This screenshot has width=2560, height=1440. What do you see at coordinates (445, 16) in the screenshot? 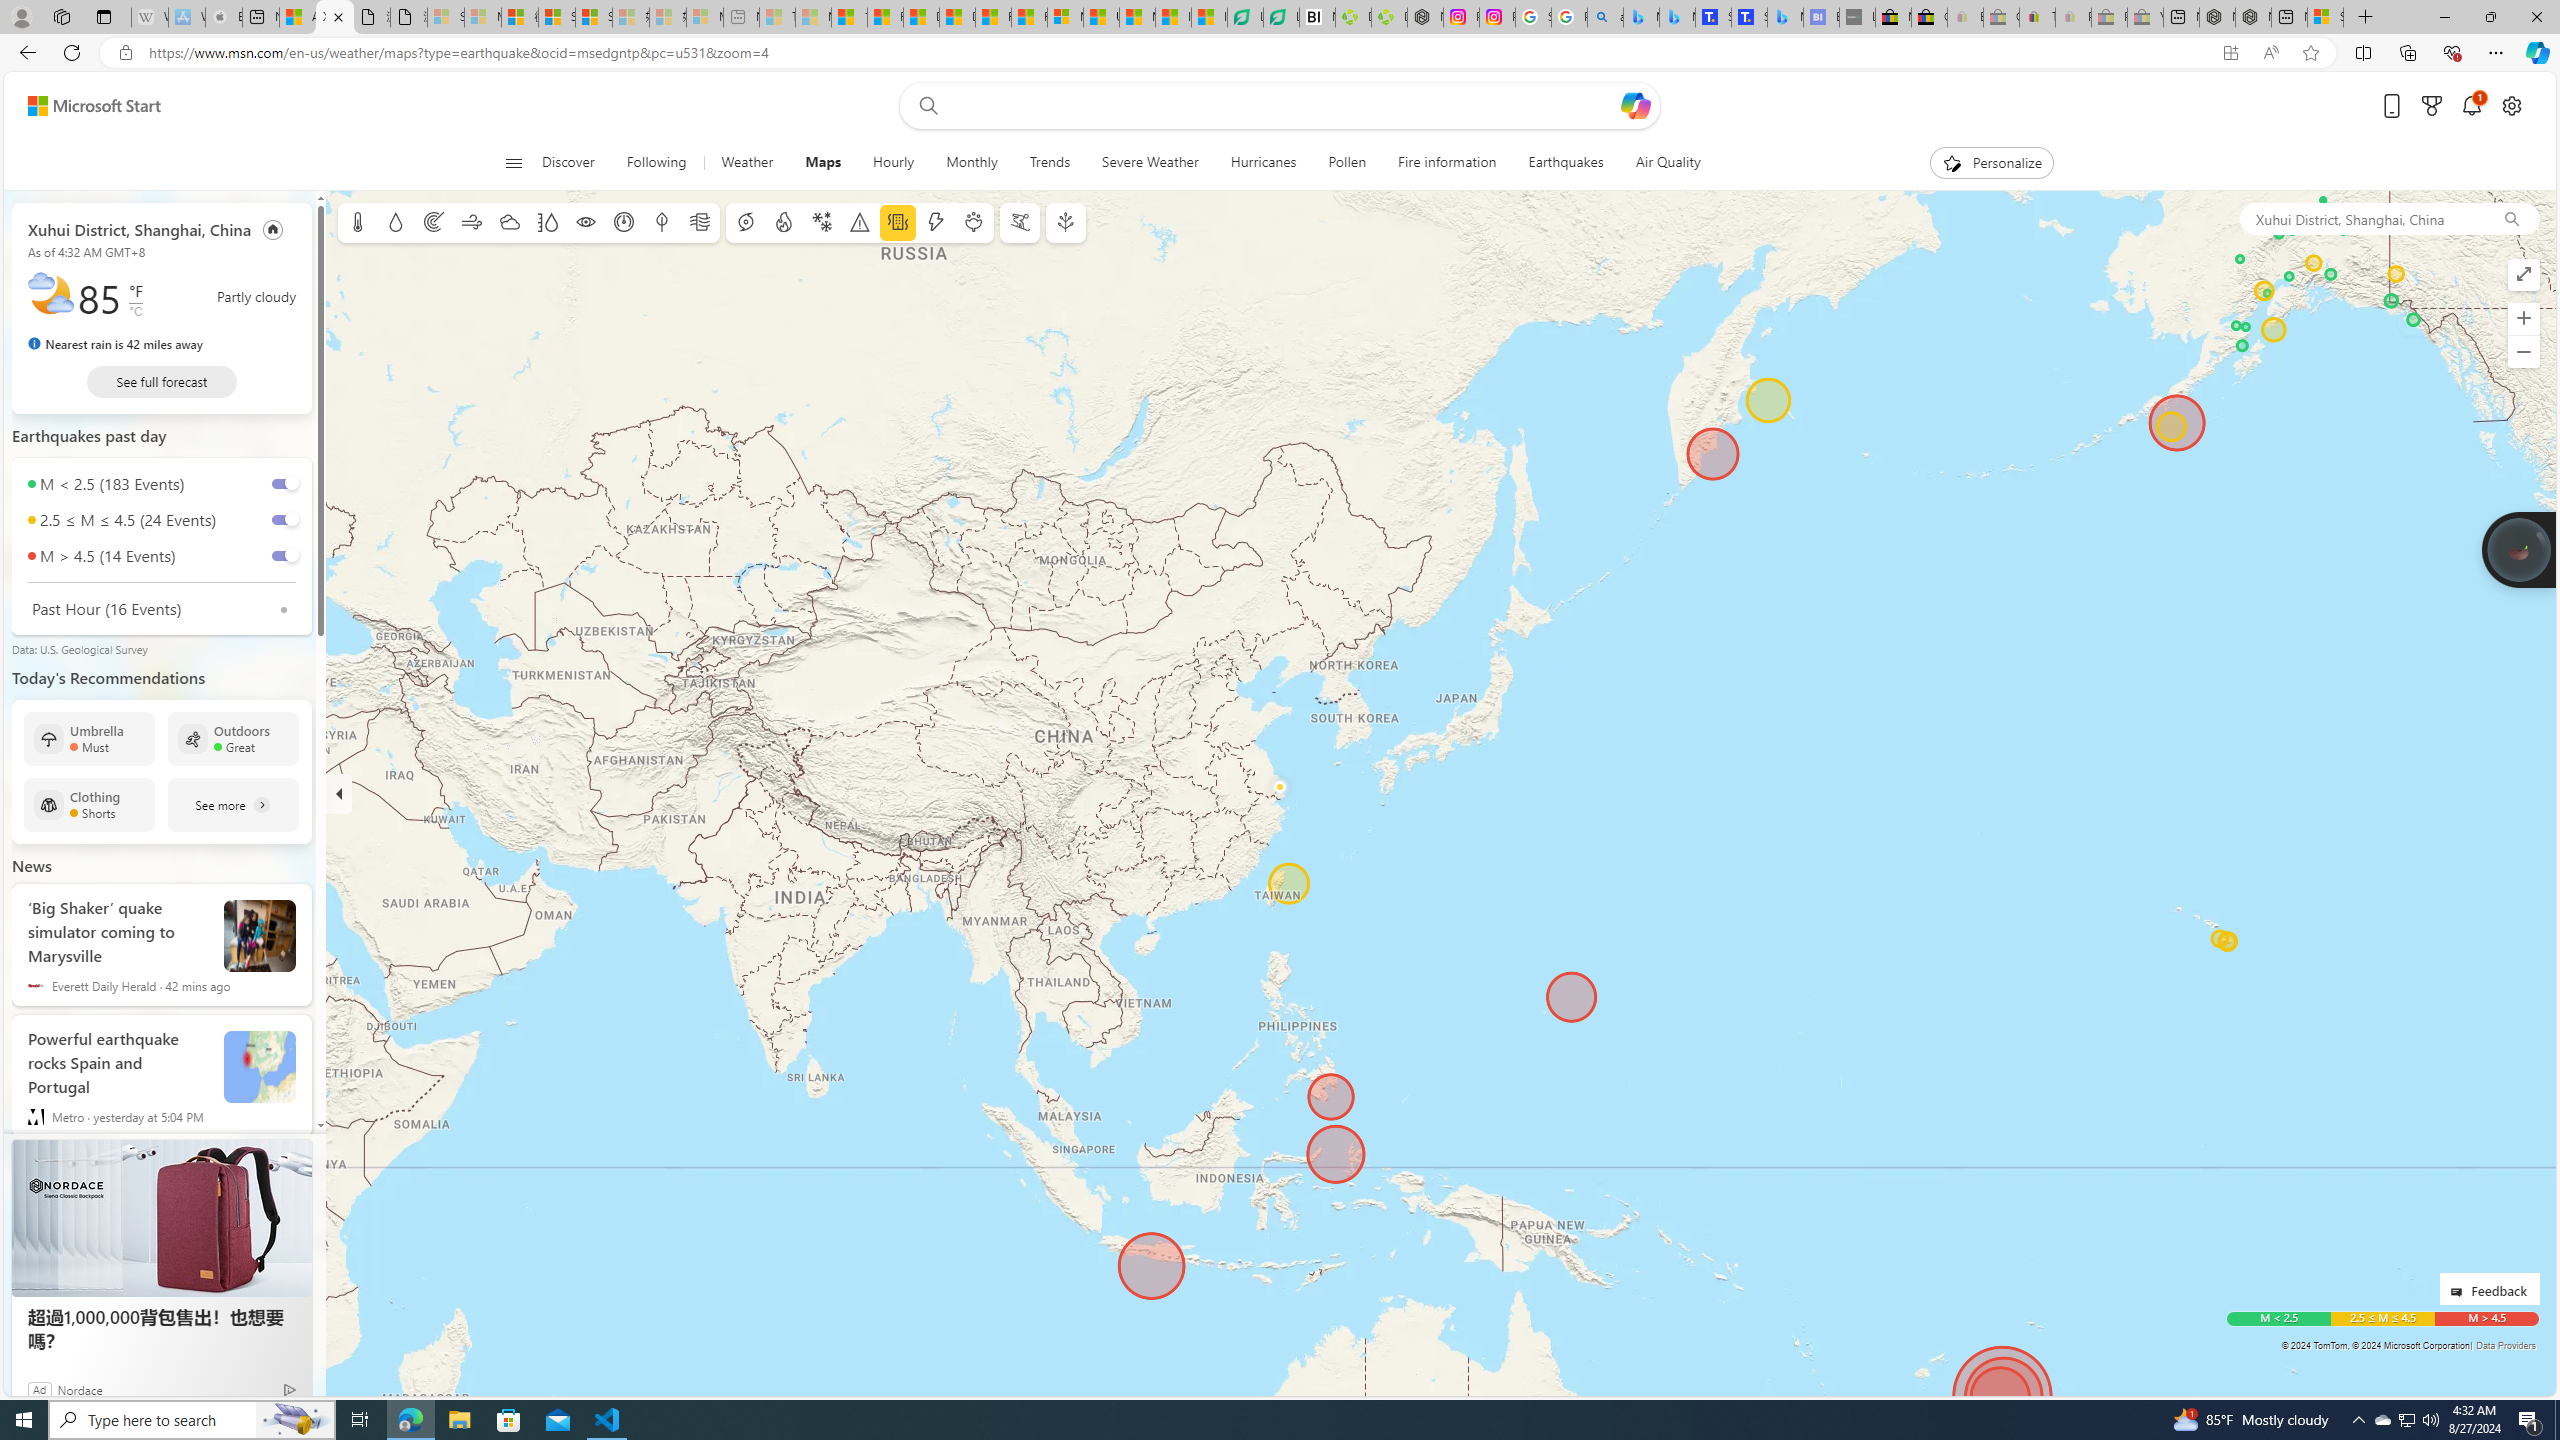
I see `'Sign in to your Microsoft account - Sleeping'` at bounding box center [445, 16].